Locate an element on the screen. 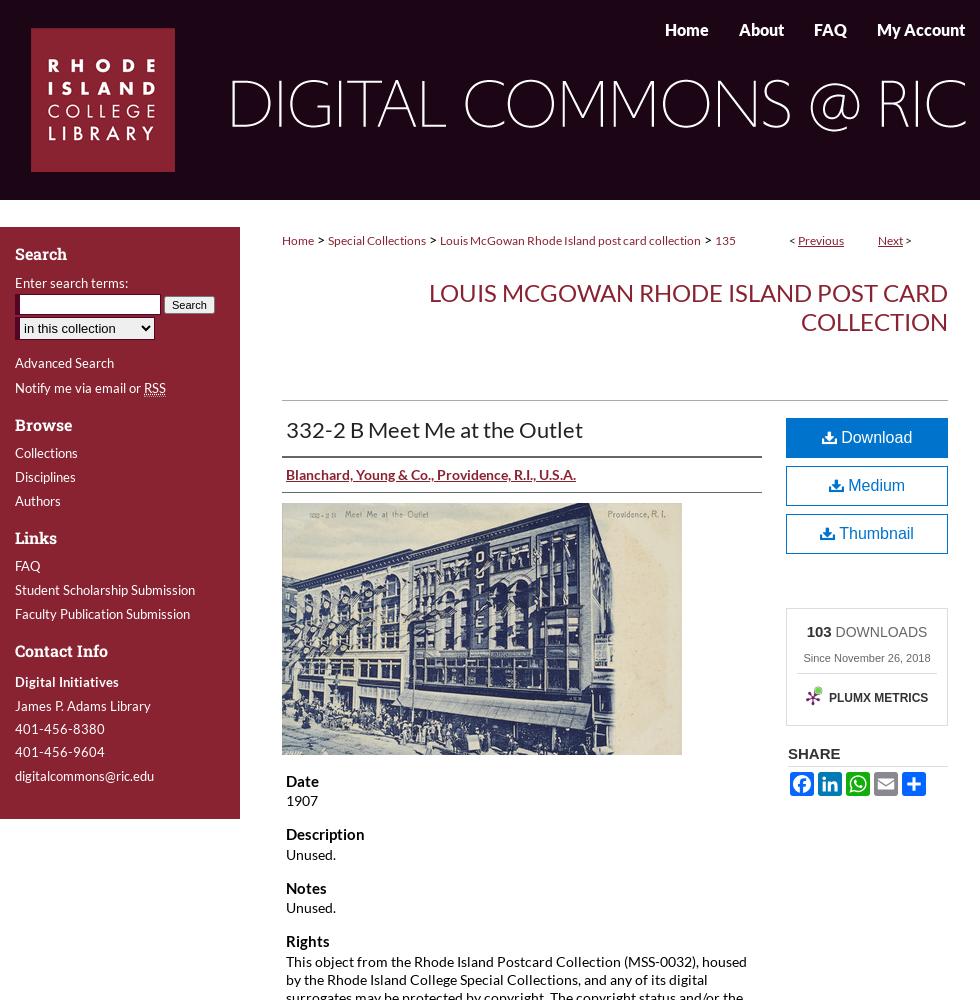 The height and width of the screenshot is (1000, 980). 'Digital Initiatives' is located at coordinates (67, 682).